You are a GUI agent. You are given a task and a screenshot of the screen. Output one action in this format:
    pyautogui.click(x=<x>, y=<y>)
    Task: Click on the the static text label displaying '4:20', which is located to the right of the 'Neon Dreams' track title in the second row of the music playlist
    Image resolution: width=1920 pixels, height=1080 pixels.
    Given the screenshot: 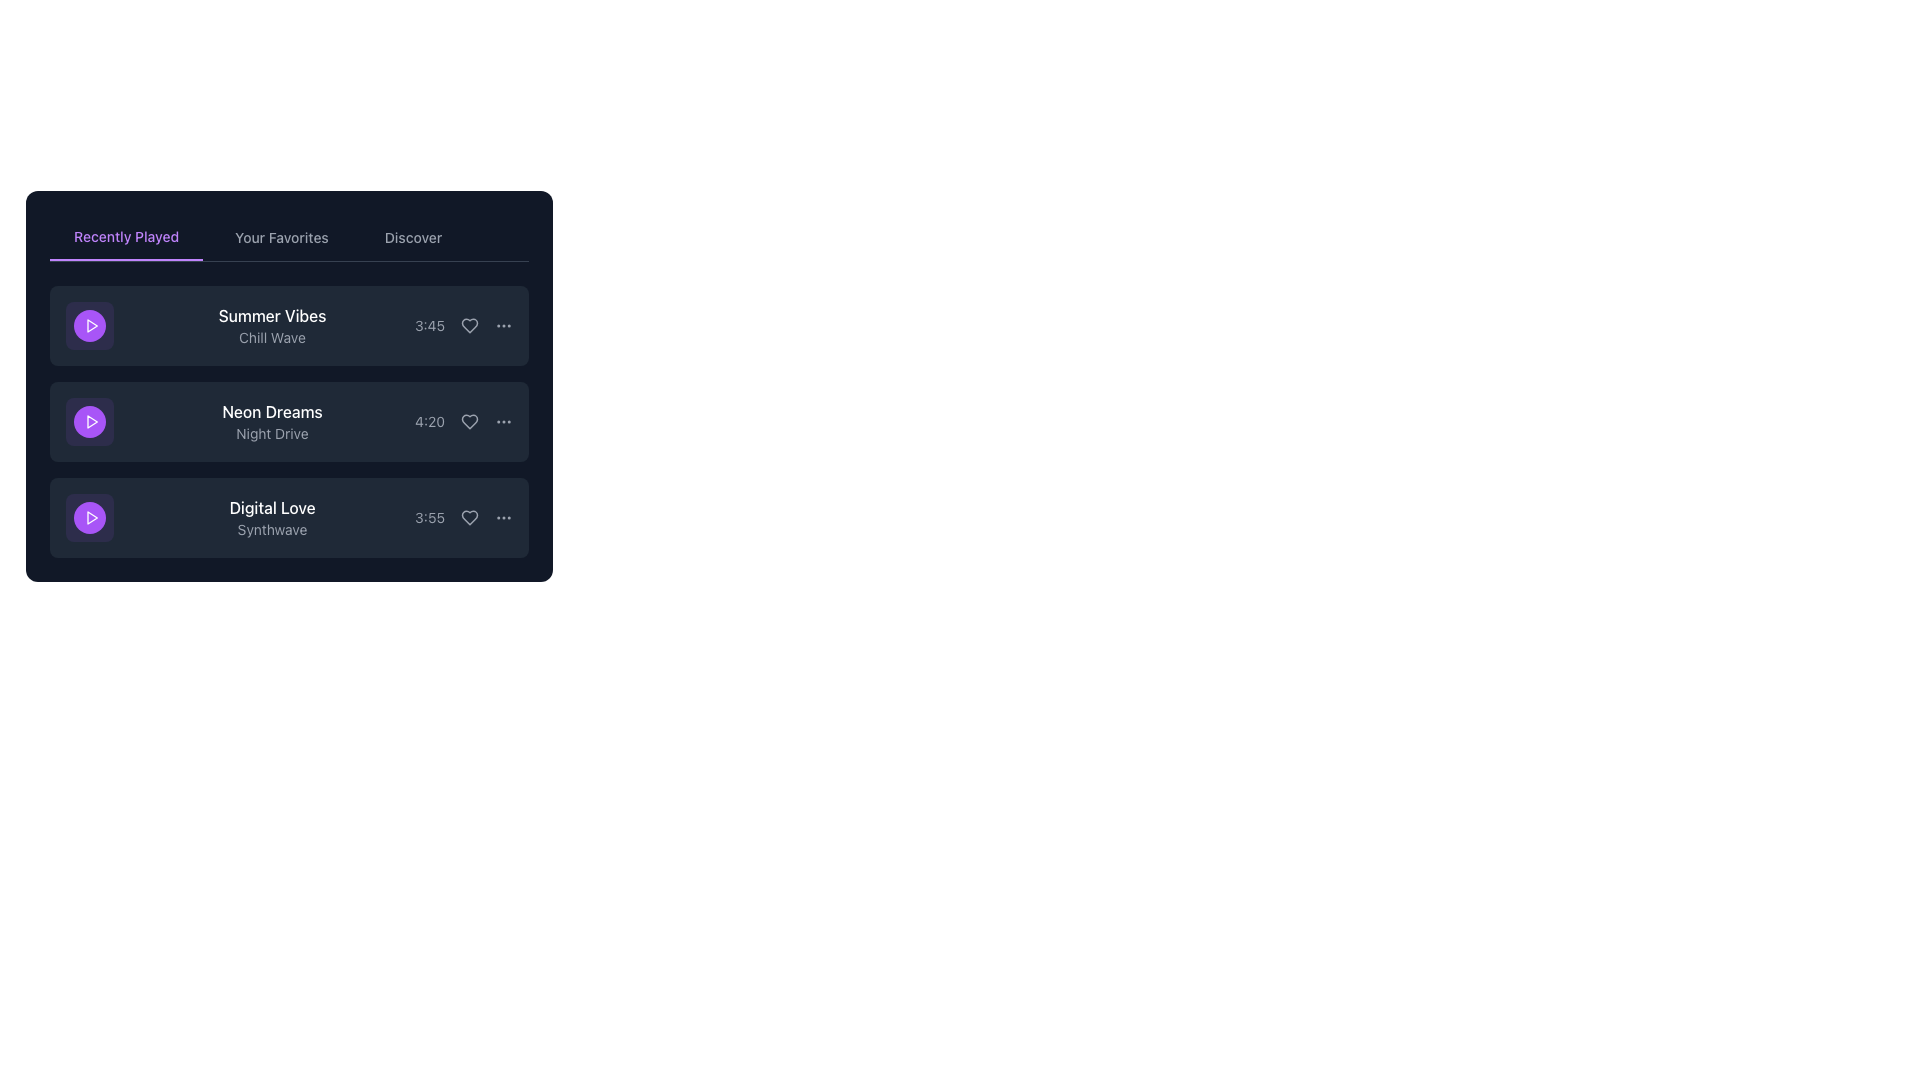 What is the action you would take?
    pyautogui.click(x=429, y=420)
    